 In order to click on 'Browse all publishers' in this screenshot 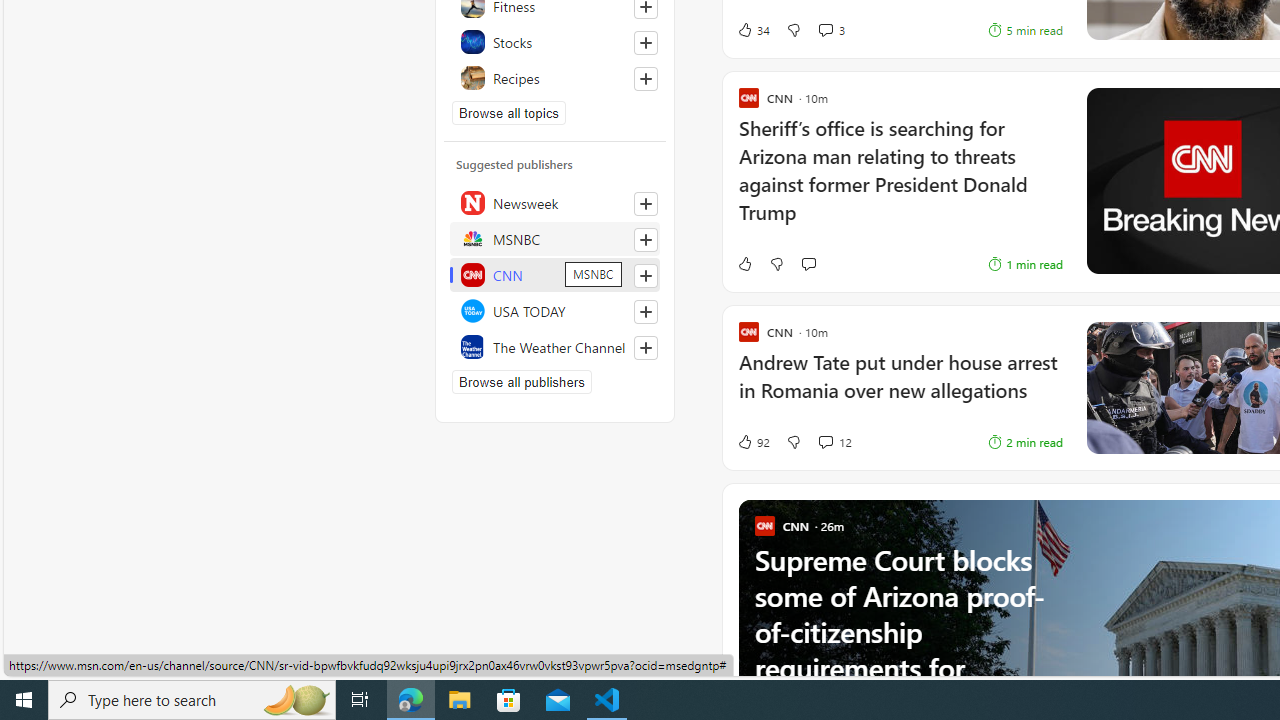, I will do `click(521, 381)`.